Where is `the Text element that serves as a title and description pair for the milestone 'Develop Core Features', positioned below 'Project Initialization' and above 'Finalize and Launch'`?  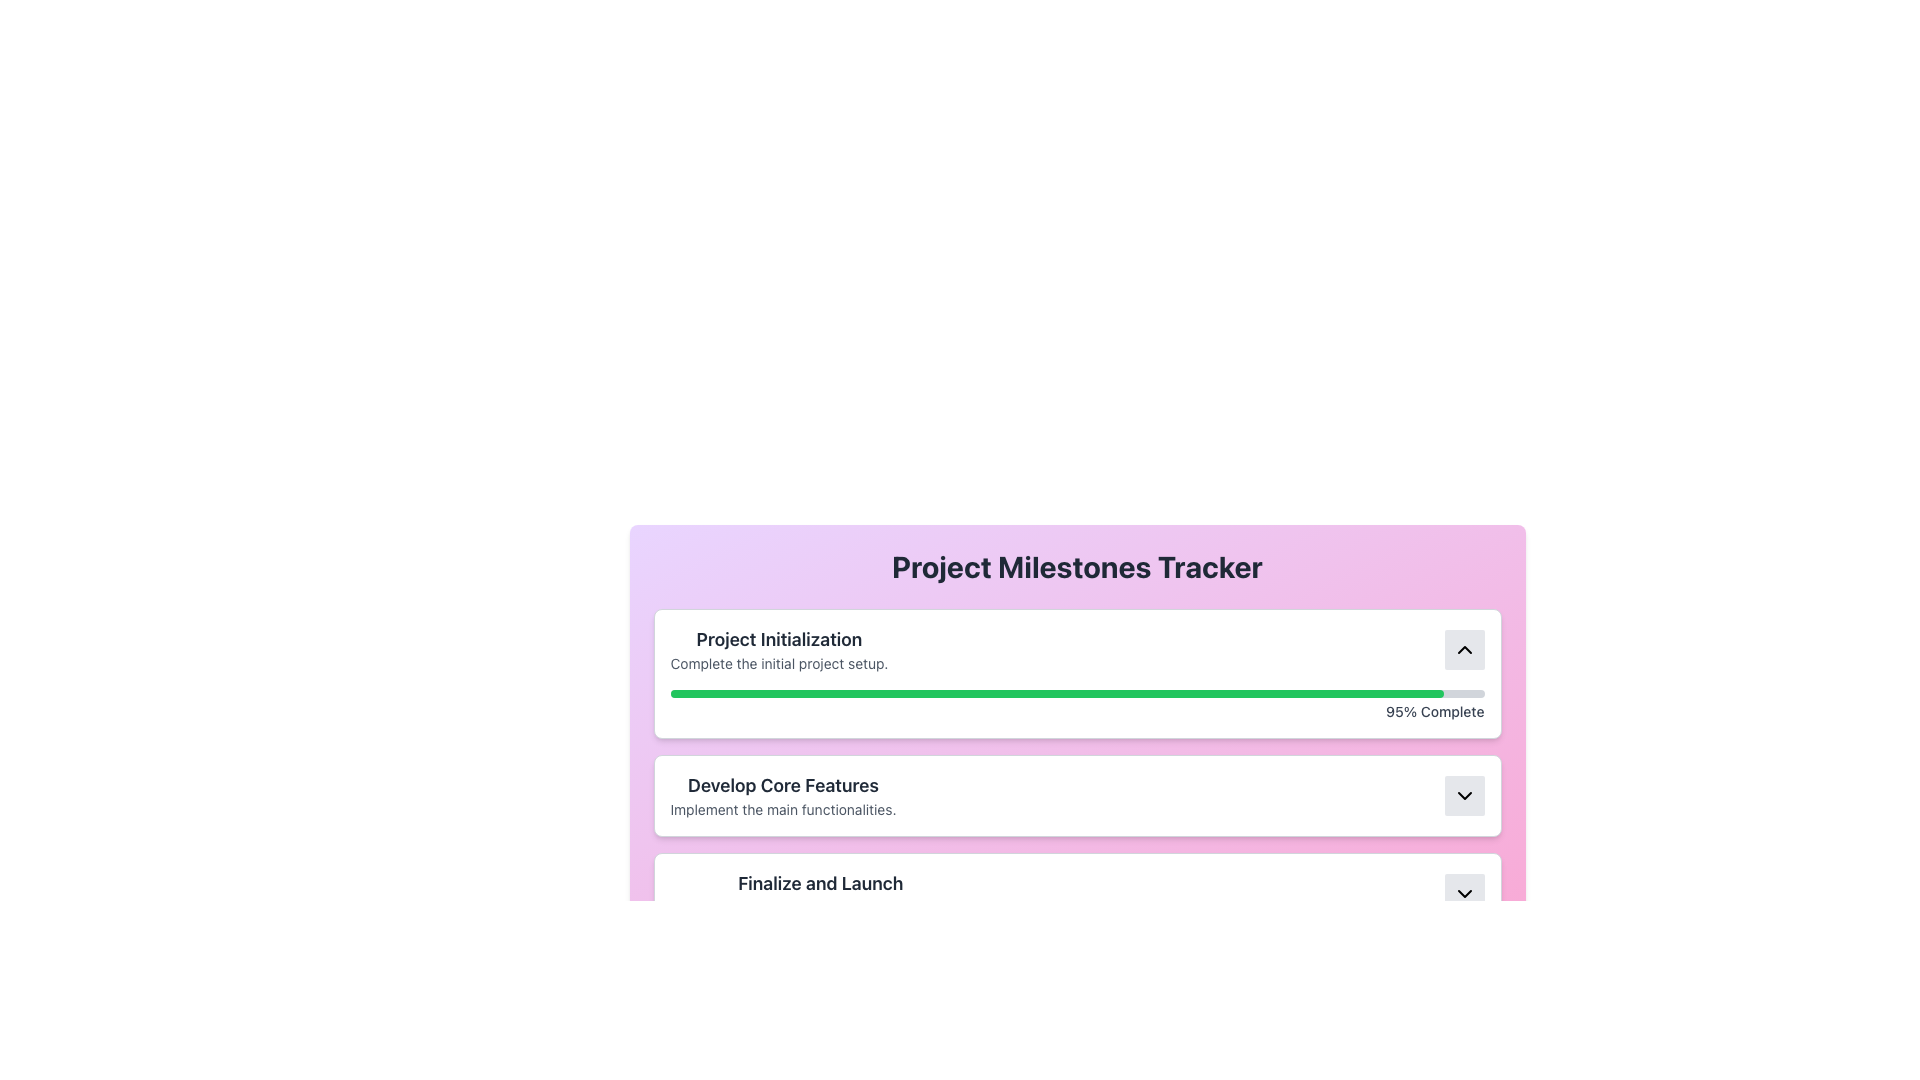 the Text element that serves as a title and description pair for the milestone 'Develop Core Features', positioned below 'Project Initialization' and above 'Finalize and Launch' is located at coordinates (782, 794).